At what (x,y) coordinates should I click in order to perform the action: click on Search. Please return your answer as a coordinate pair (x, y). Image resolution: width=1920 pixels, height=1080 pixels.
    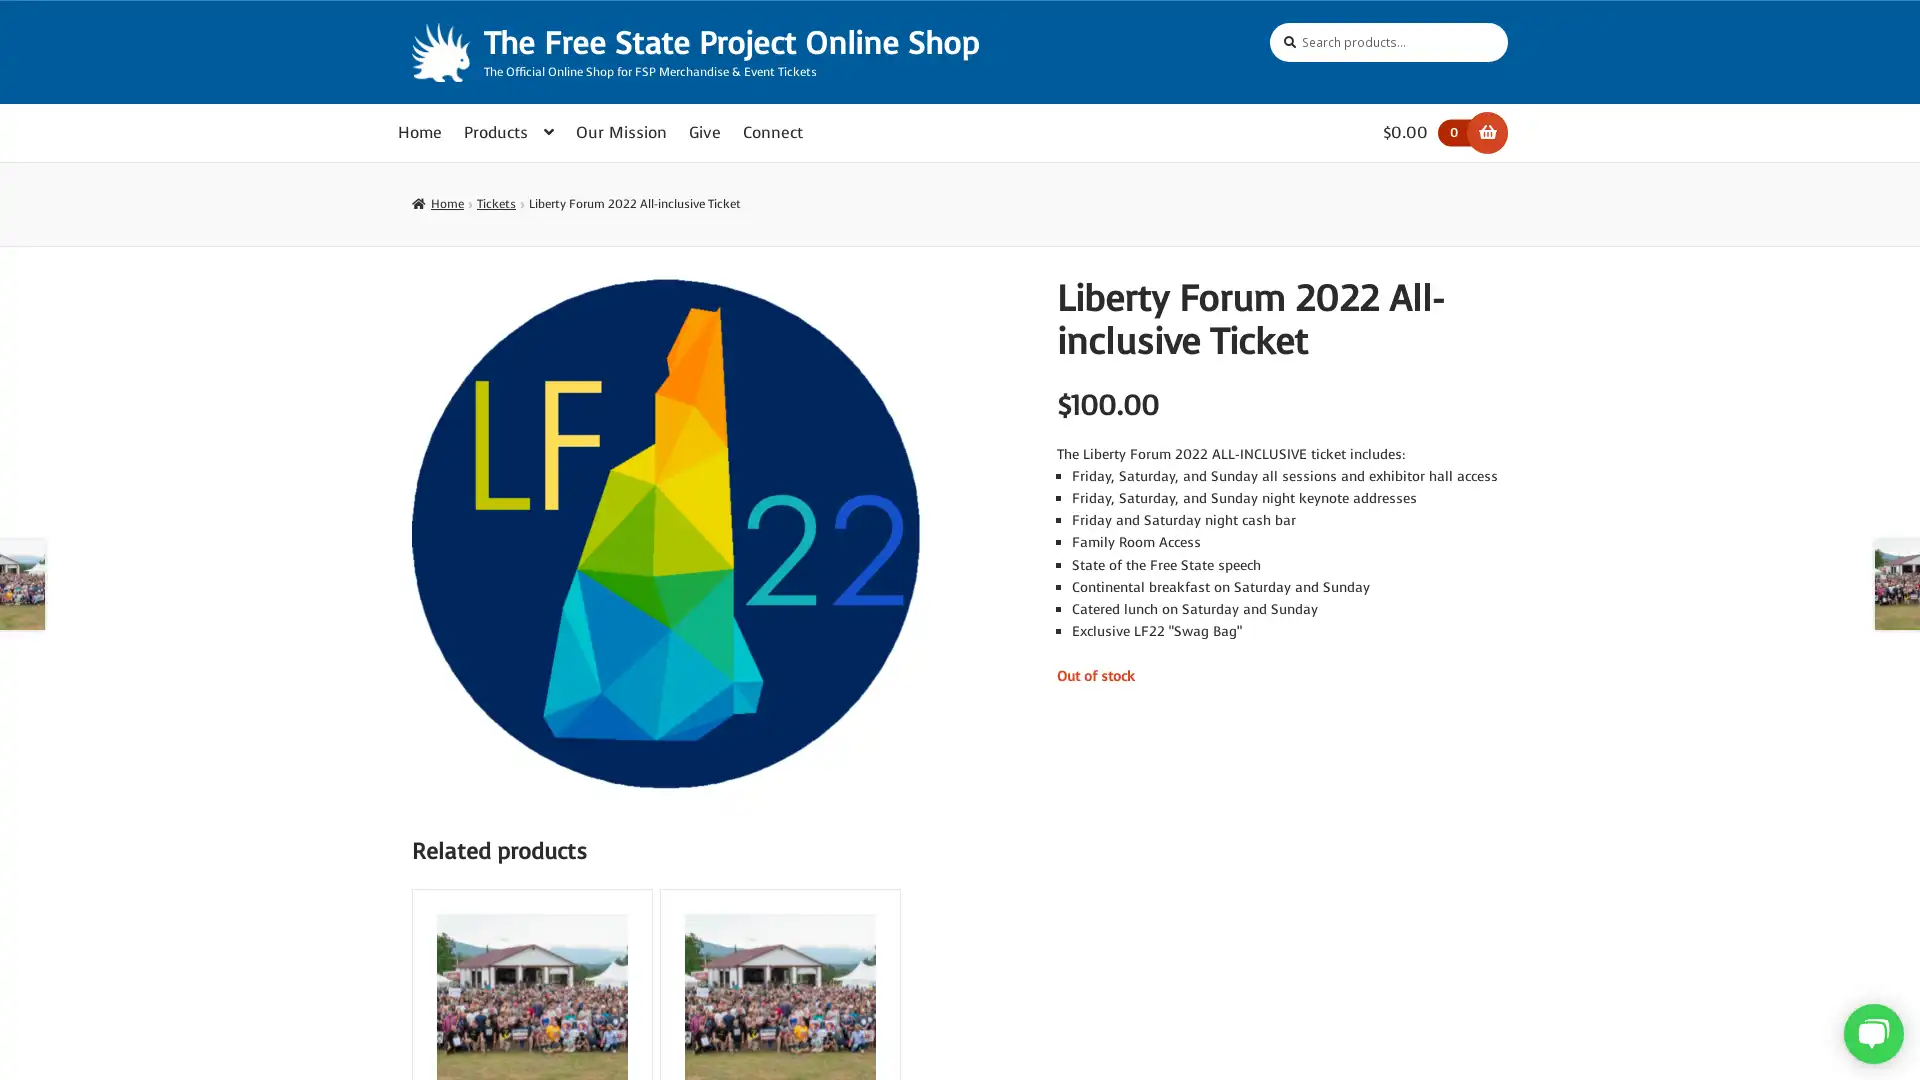
    Looking at the image, I should click on (1268, 22).